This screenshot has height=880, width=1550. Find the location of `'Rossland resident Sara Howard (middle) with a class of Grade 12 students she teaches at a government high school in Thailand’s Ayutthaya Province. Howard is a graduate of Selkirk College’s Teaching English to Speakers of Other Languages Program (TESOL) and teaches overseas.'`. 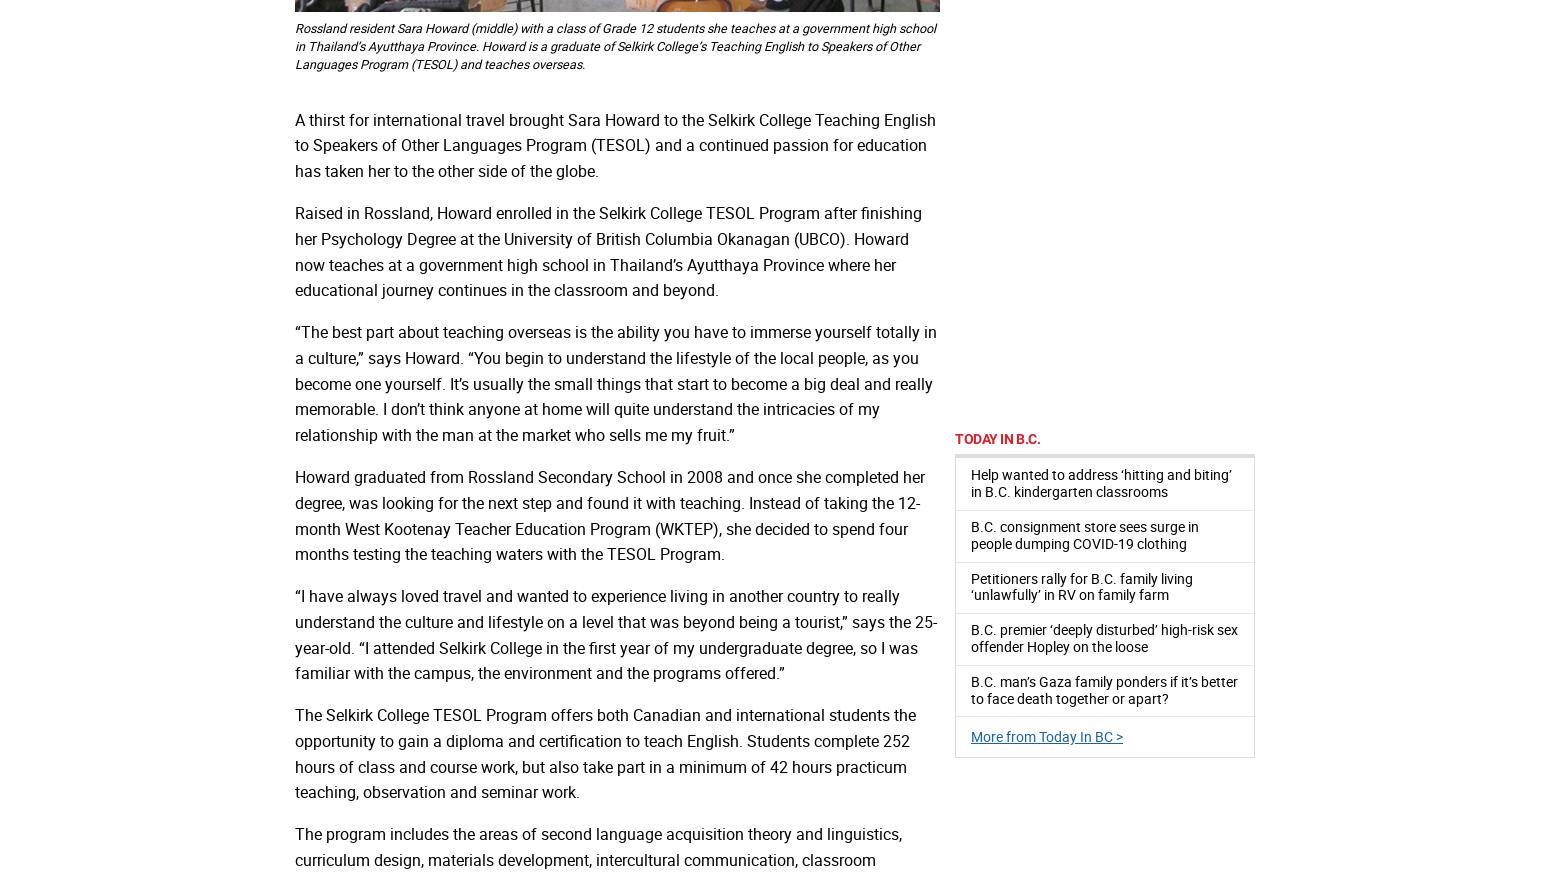

'Rossland resident Sara Howard (middle) with a class of Grade 12 students she teaches at a government high school in Thailand’s Ayutthaya Province. Howard is a graduate of Selkirk College’s Teaching English to Speakers of Other Languages Program (TESOL) and teaches overseas.' is located at coordinates (615, 45).